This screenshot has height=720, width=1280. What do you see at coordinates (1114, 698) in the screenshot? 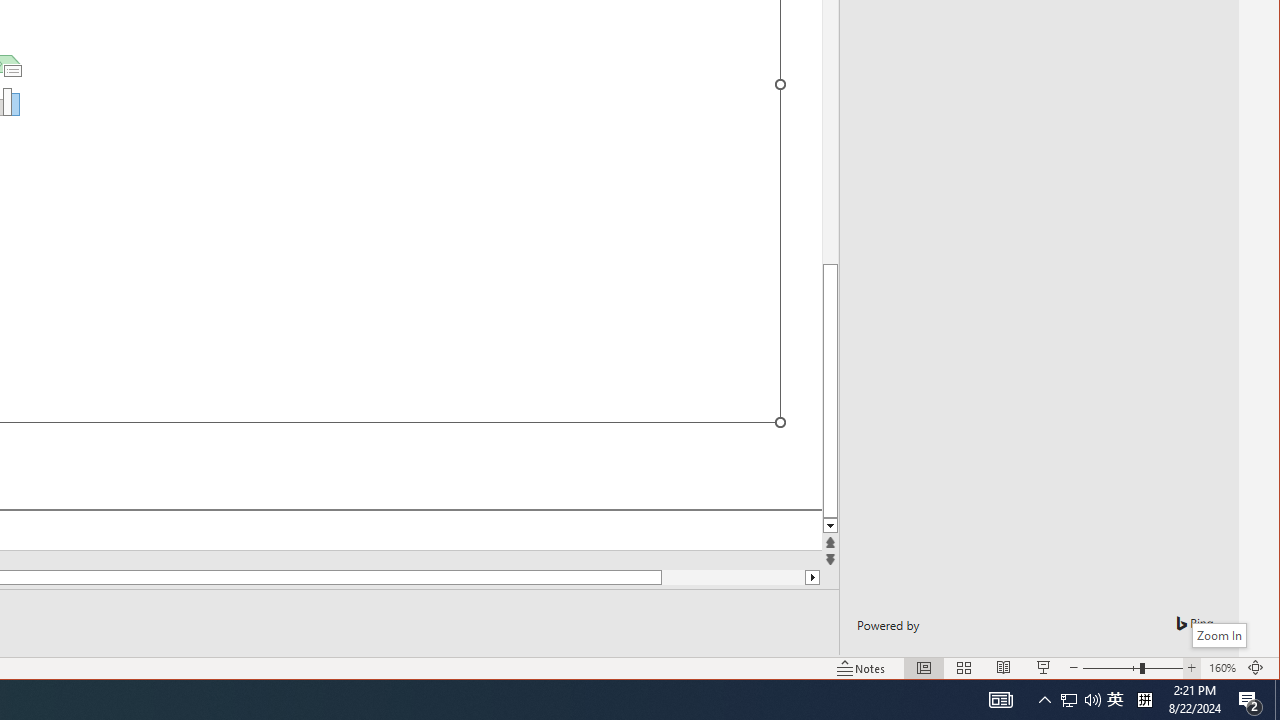
I see `'User Promoted Notification Area'` at bounding box center [1114, 698].